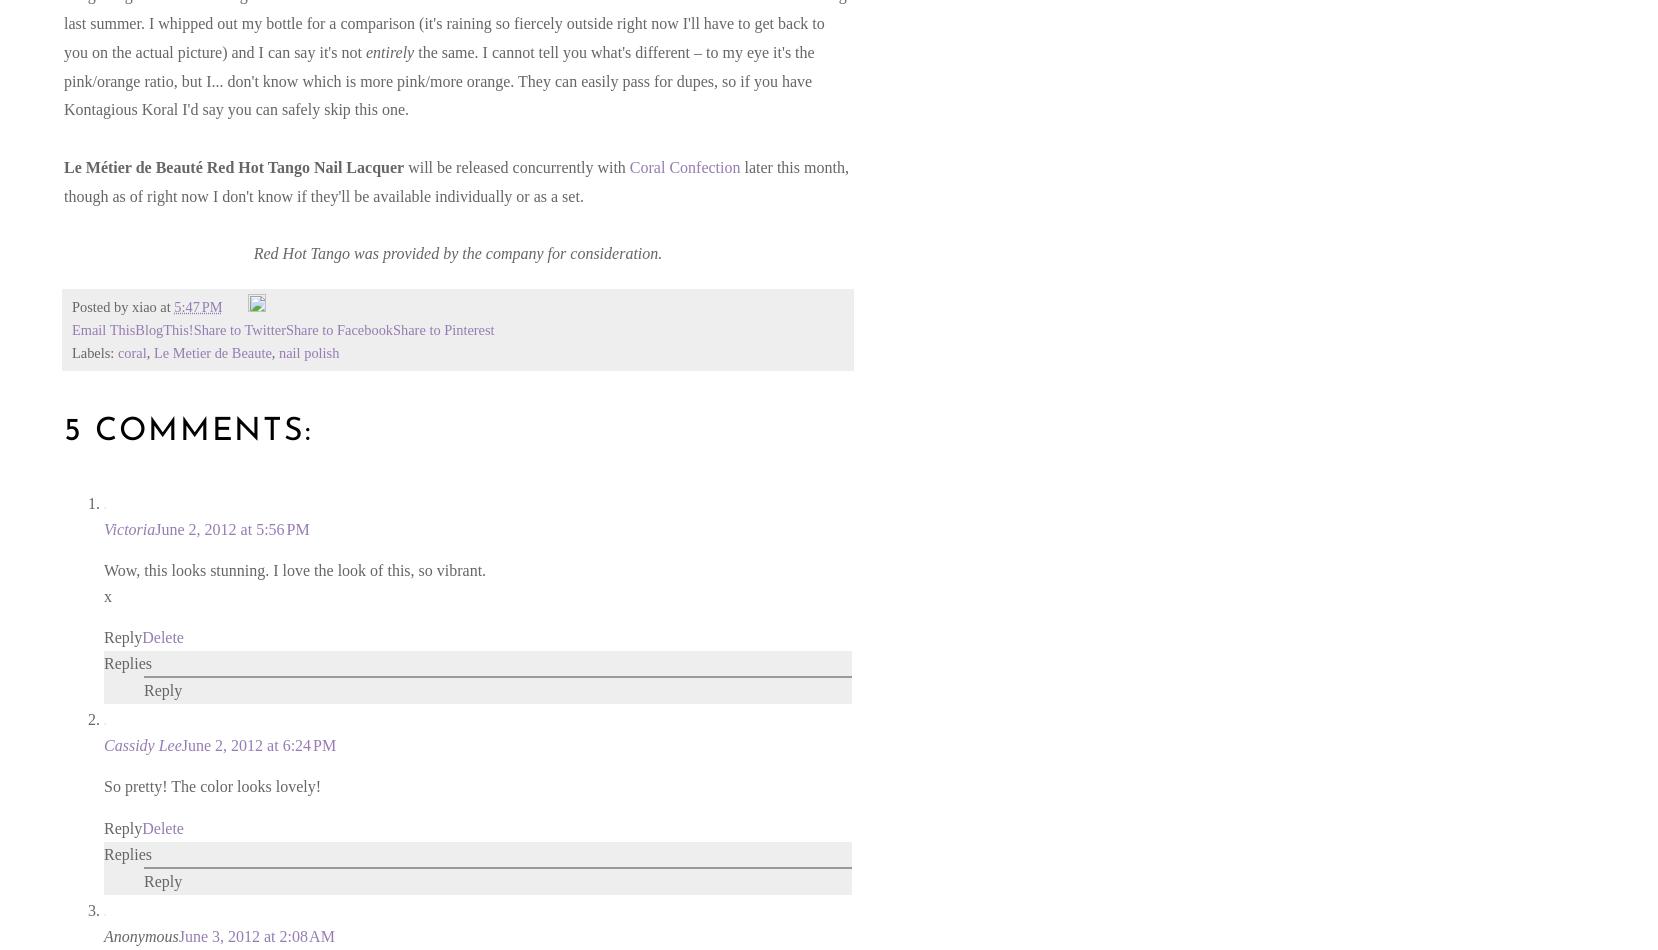  Describe the element at coordinates (255, 934) in the screenshot. I see `'June 3, 2012 at 2:08 AM'` at that location.